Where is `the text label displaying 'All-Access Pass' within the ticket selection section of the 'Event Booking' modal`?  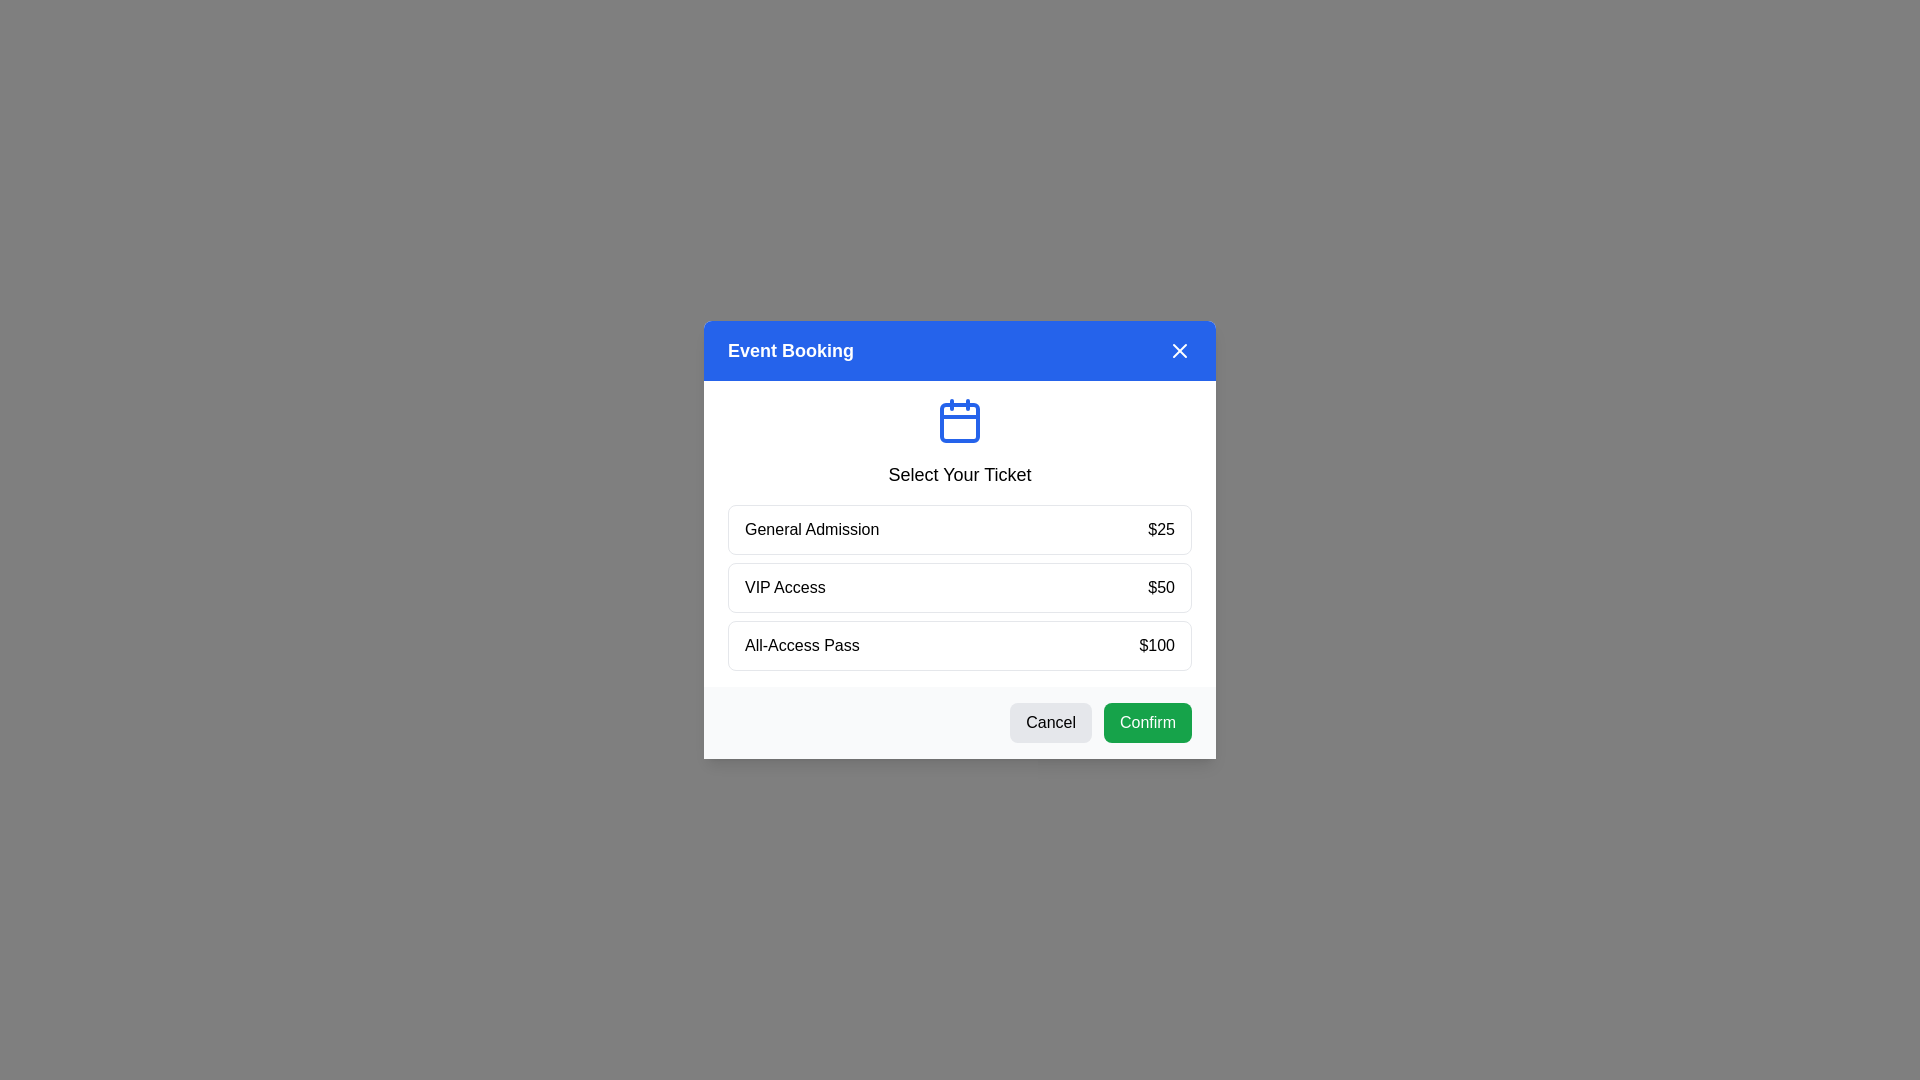 the text label displaying 'All-Access Pass' within the ticket selection section of the 'Event Booking' modal is located at coordinates (802, 645).